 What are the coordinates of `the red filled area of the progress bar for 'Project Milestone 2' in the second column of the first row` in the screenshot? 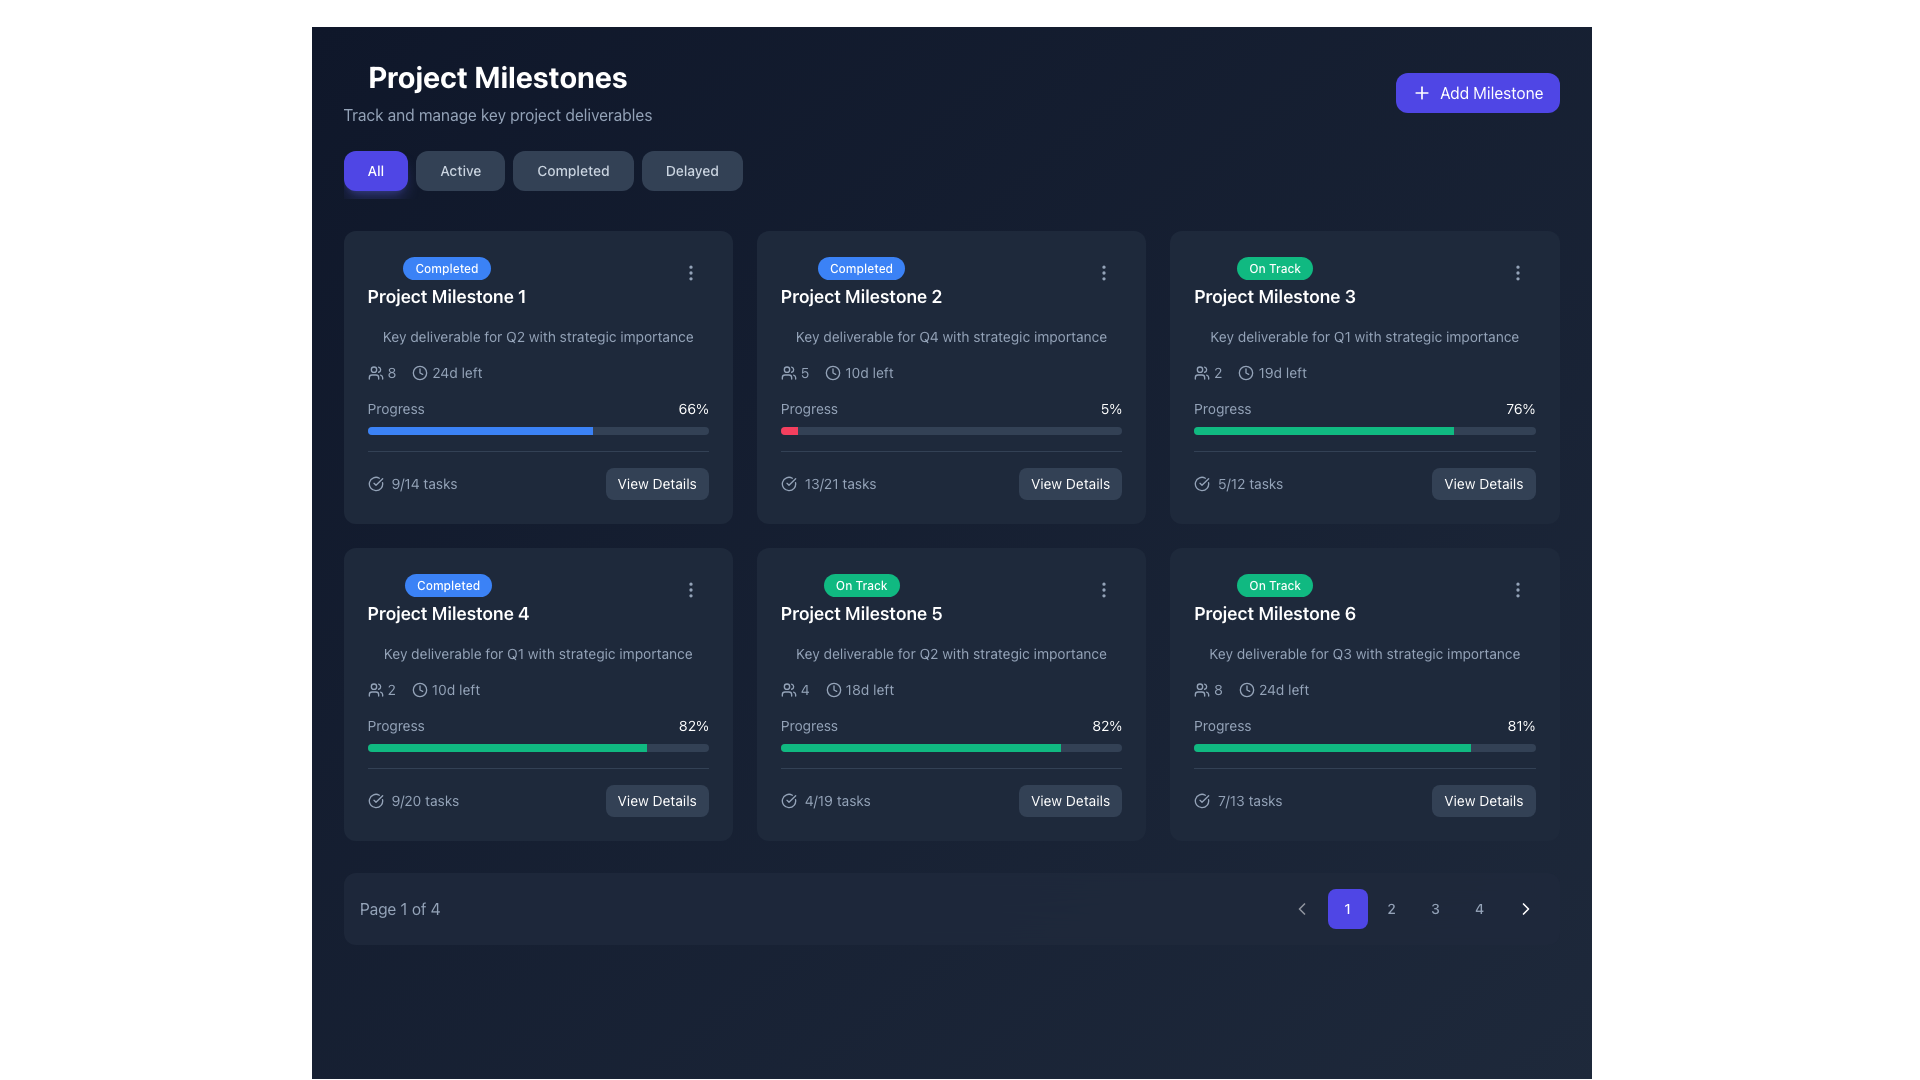 It's located at (788, 430).